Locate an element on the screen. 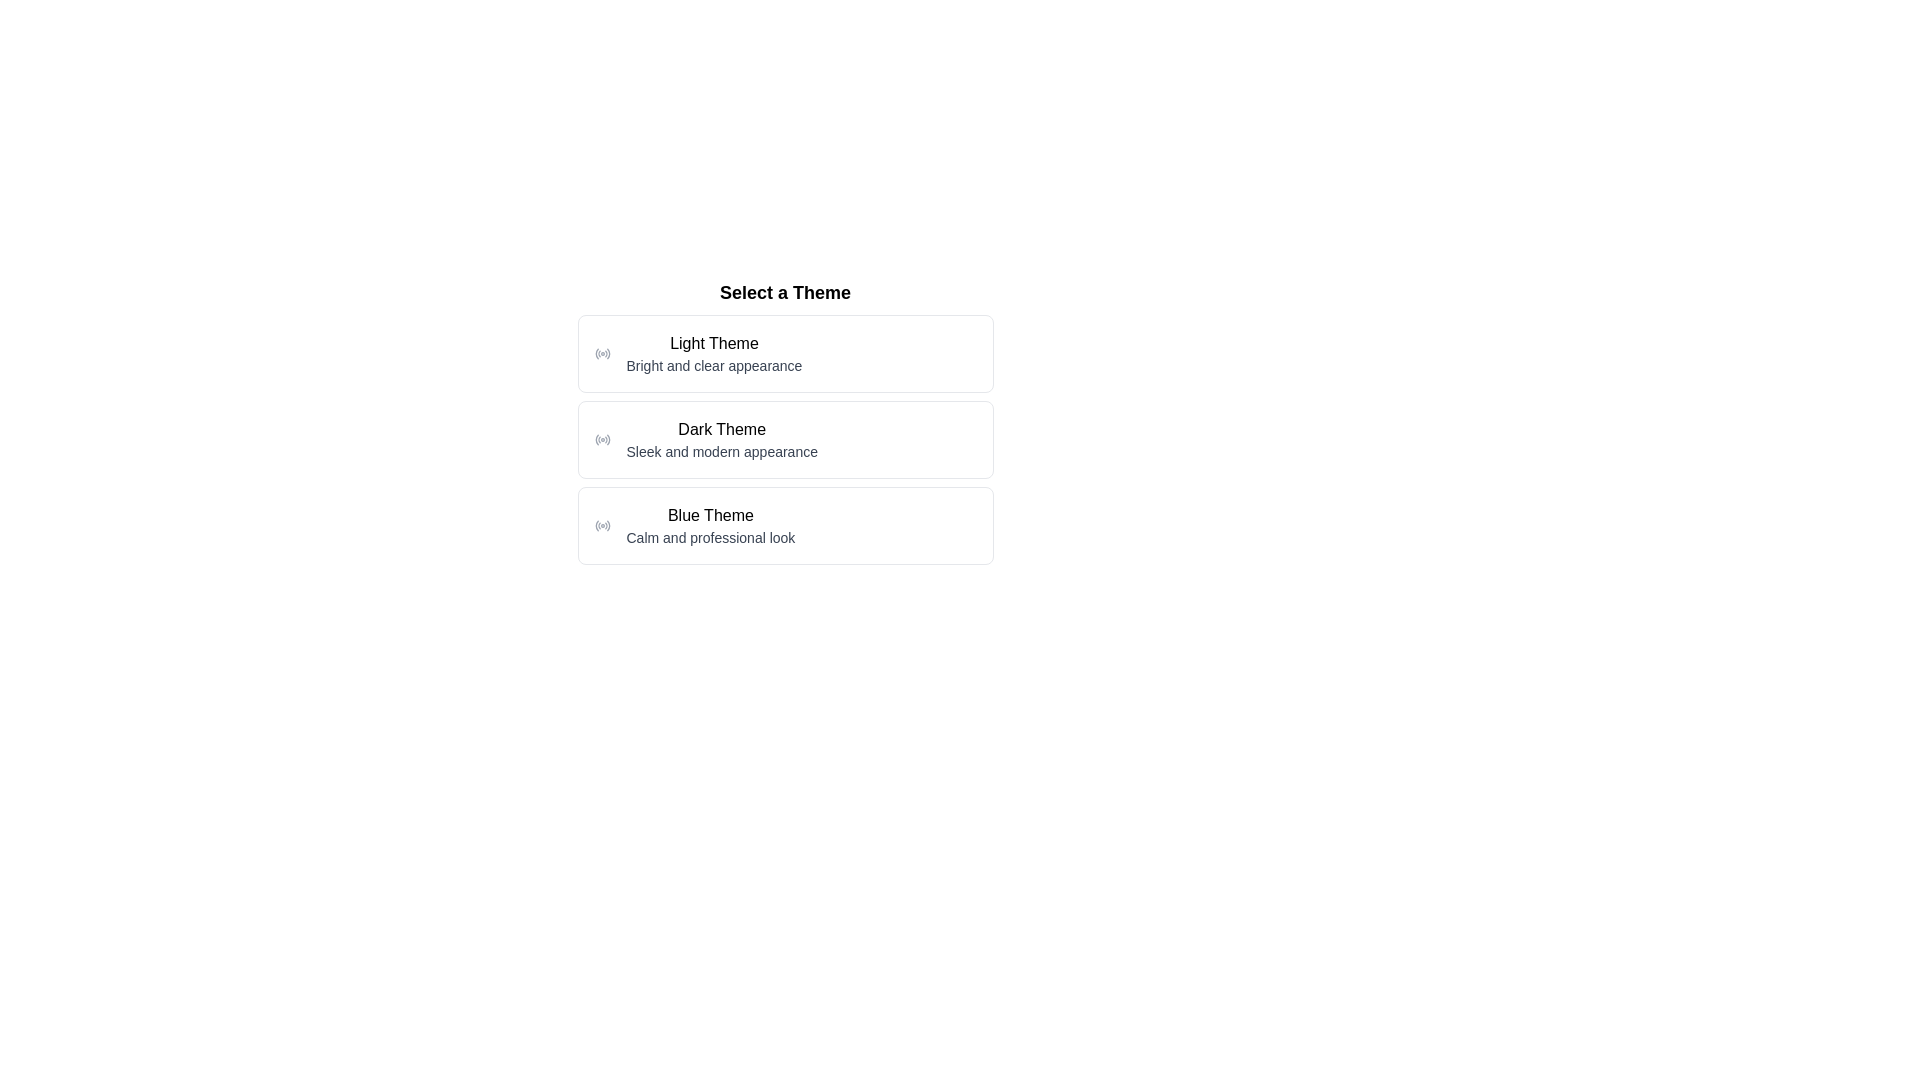 The width and height of the screenshot is (1920, 1080). the radio button for selecting the 'Blue Theme' option, which is positioned to the left of the label 'Blue Theme Calm and professional look' is located at coordinates (601, 524).